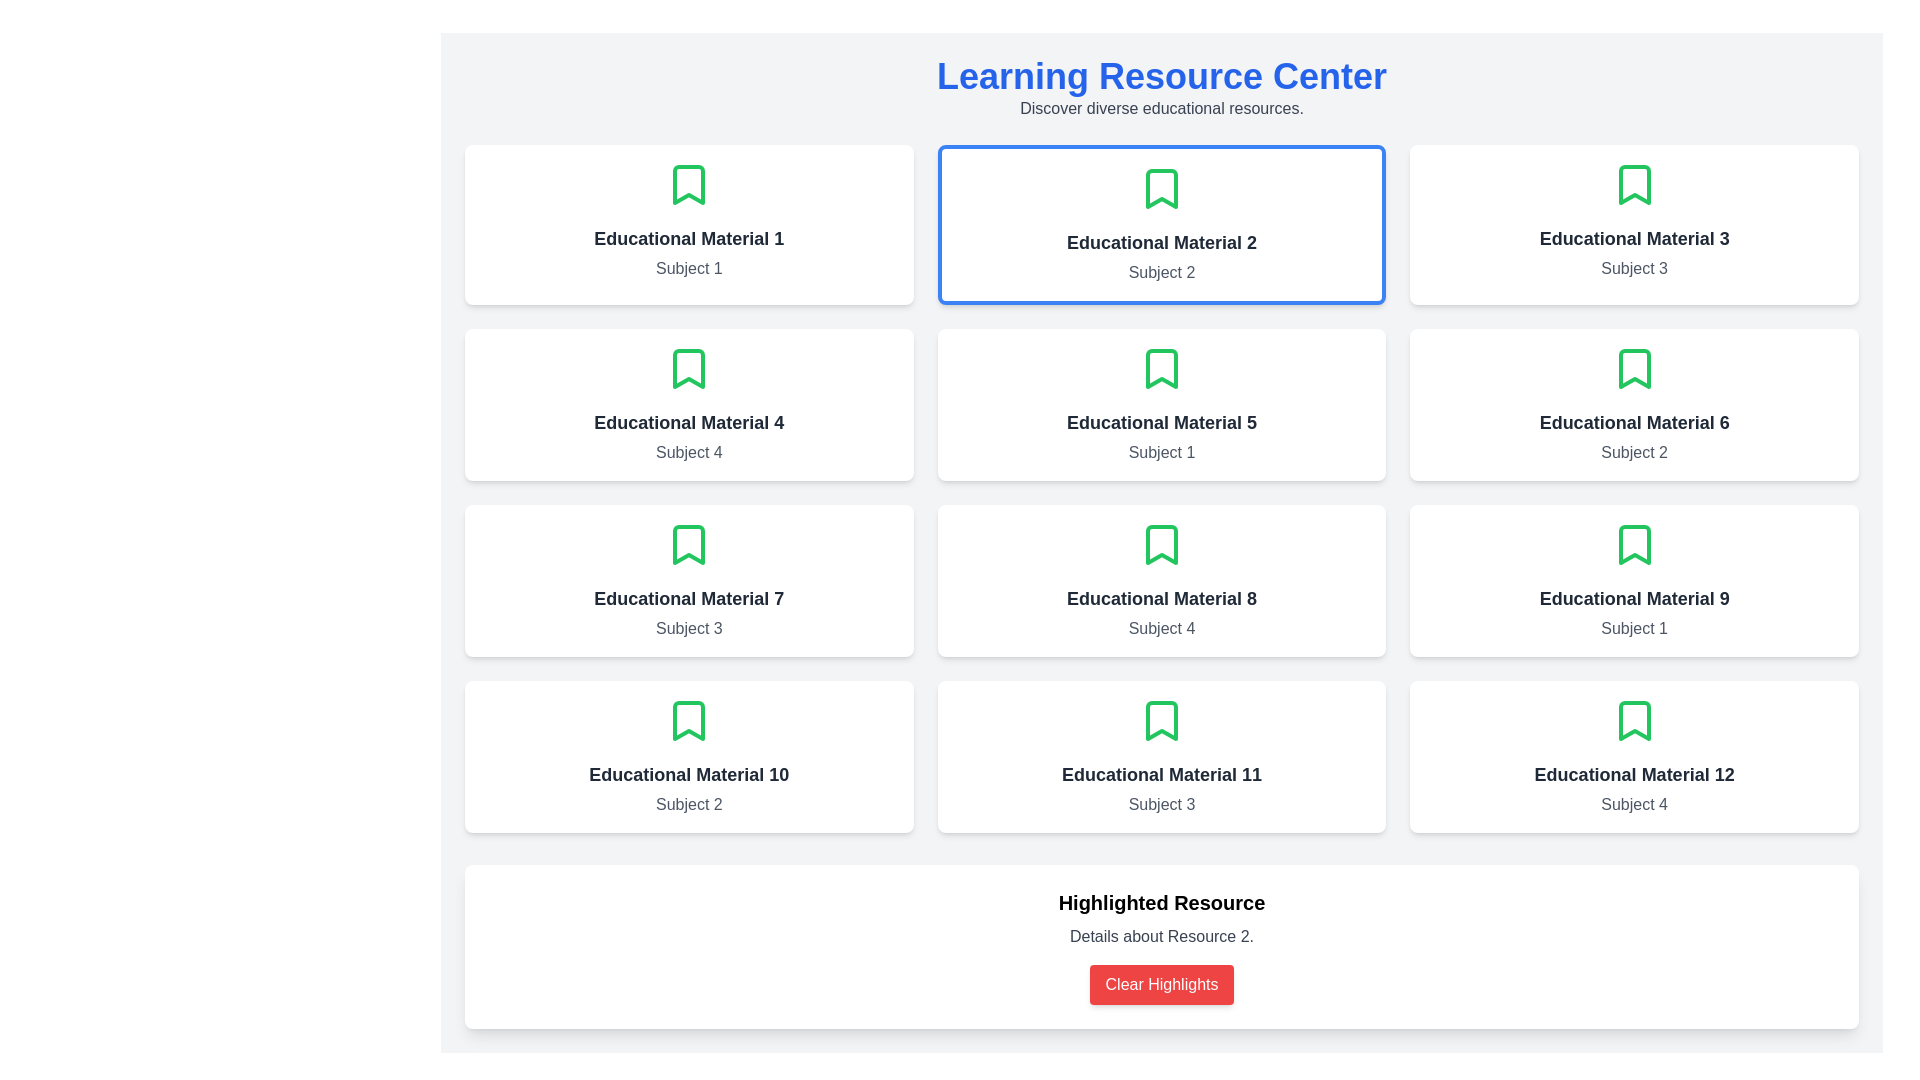 The width and height of the screenshot is (1920, 1080). Describe the element at coordinates (1634, 369) in the screenshot. I see `the green bookmark icon located at the upper center of the card displaying 'Educational Material 6' to interact with it` at that location.